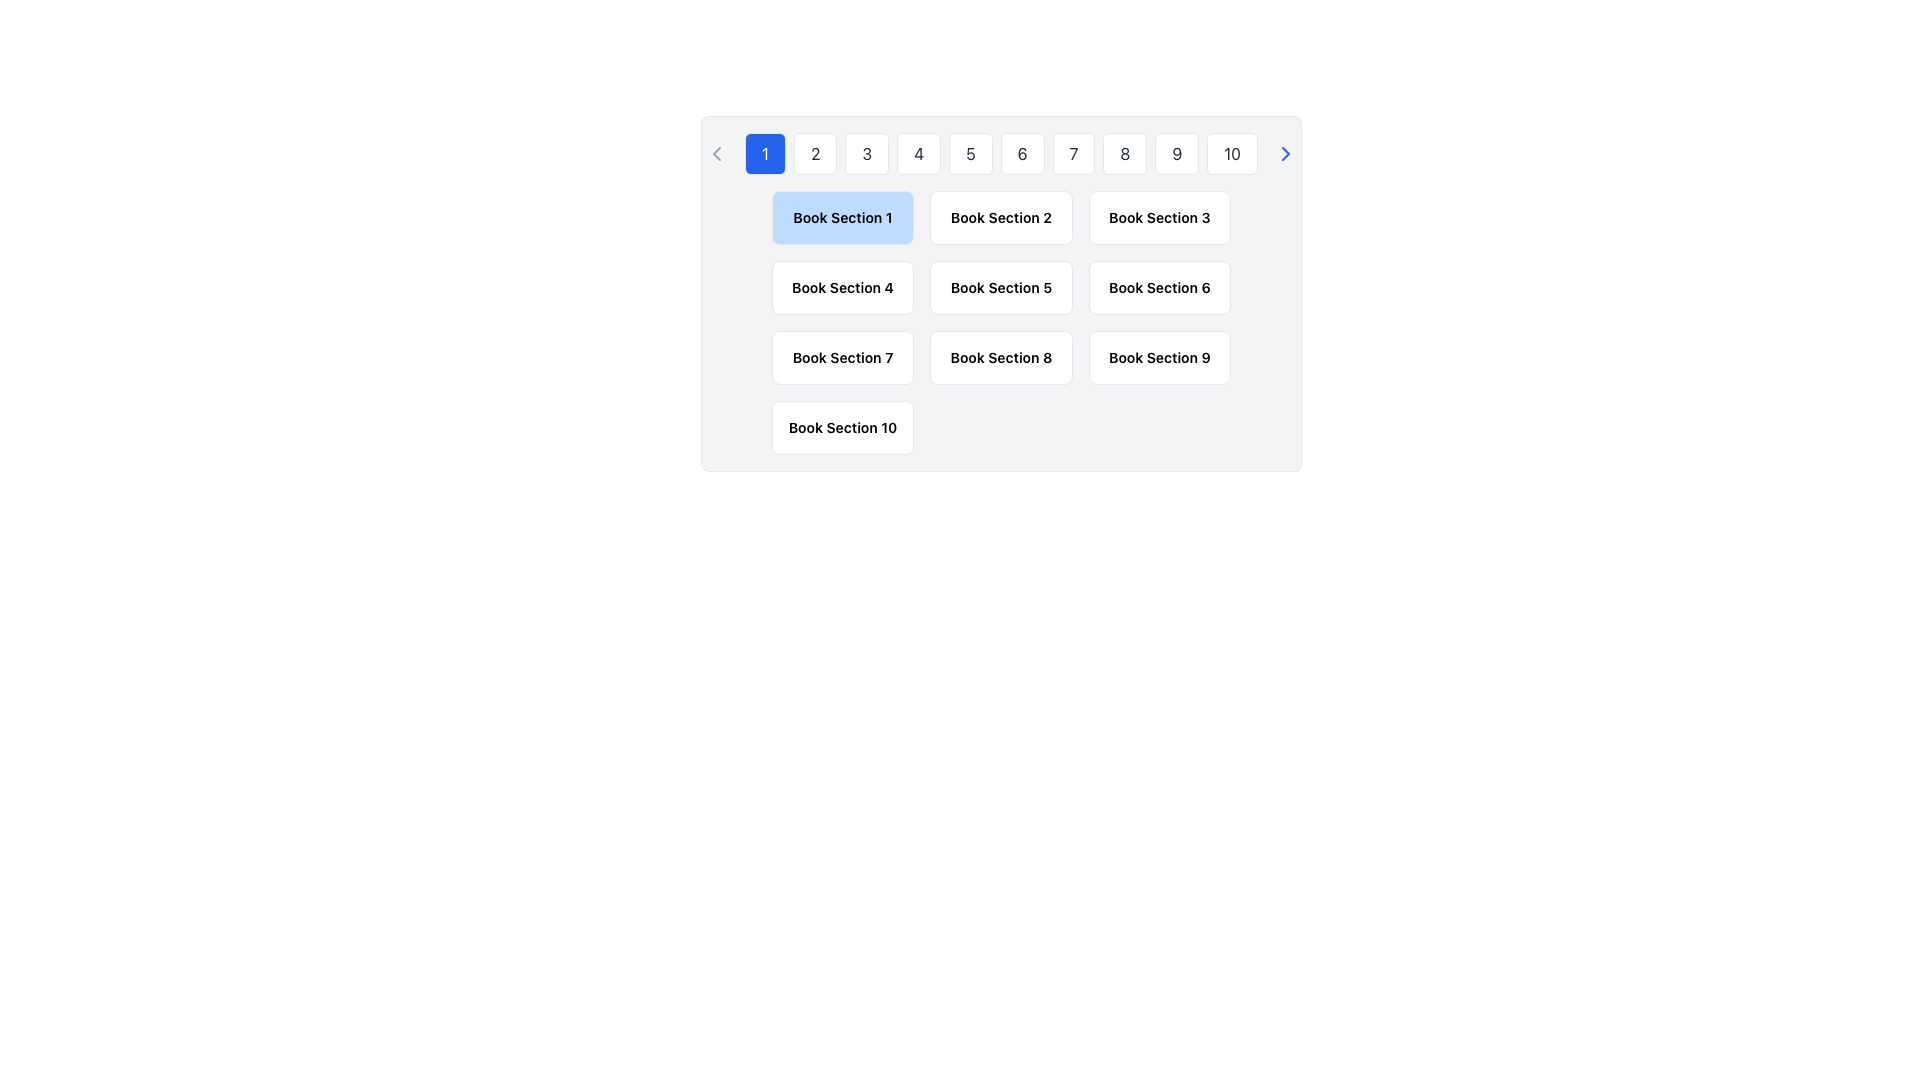 The height and width of the screenshot is (1080, 1920). I want to click on the rectangular button with rounded corners labeled 'Book Section 8', which is located in the third row, second column of the grid layout, so click(1001, 357).